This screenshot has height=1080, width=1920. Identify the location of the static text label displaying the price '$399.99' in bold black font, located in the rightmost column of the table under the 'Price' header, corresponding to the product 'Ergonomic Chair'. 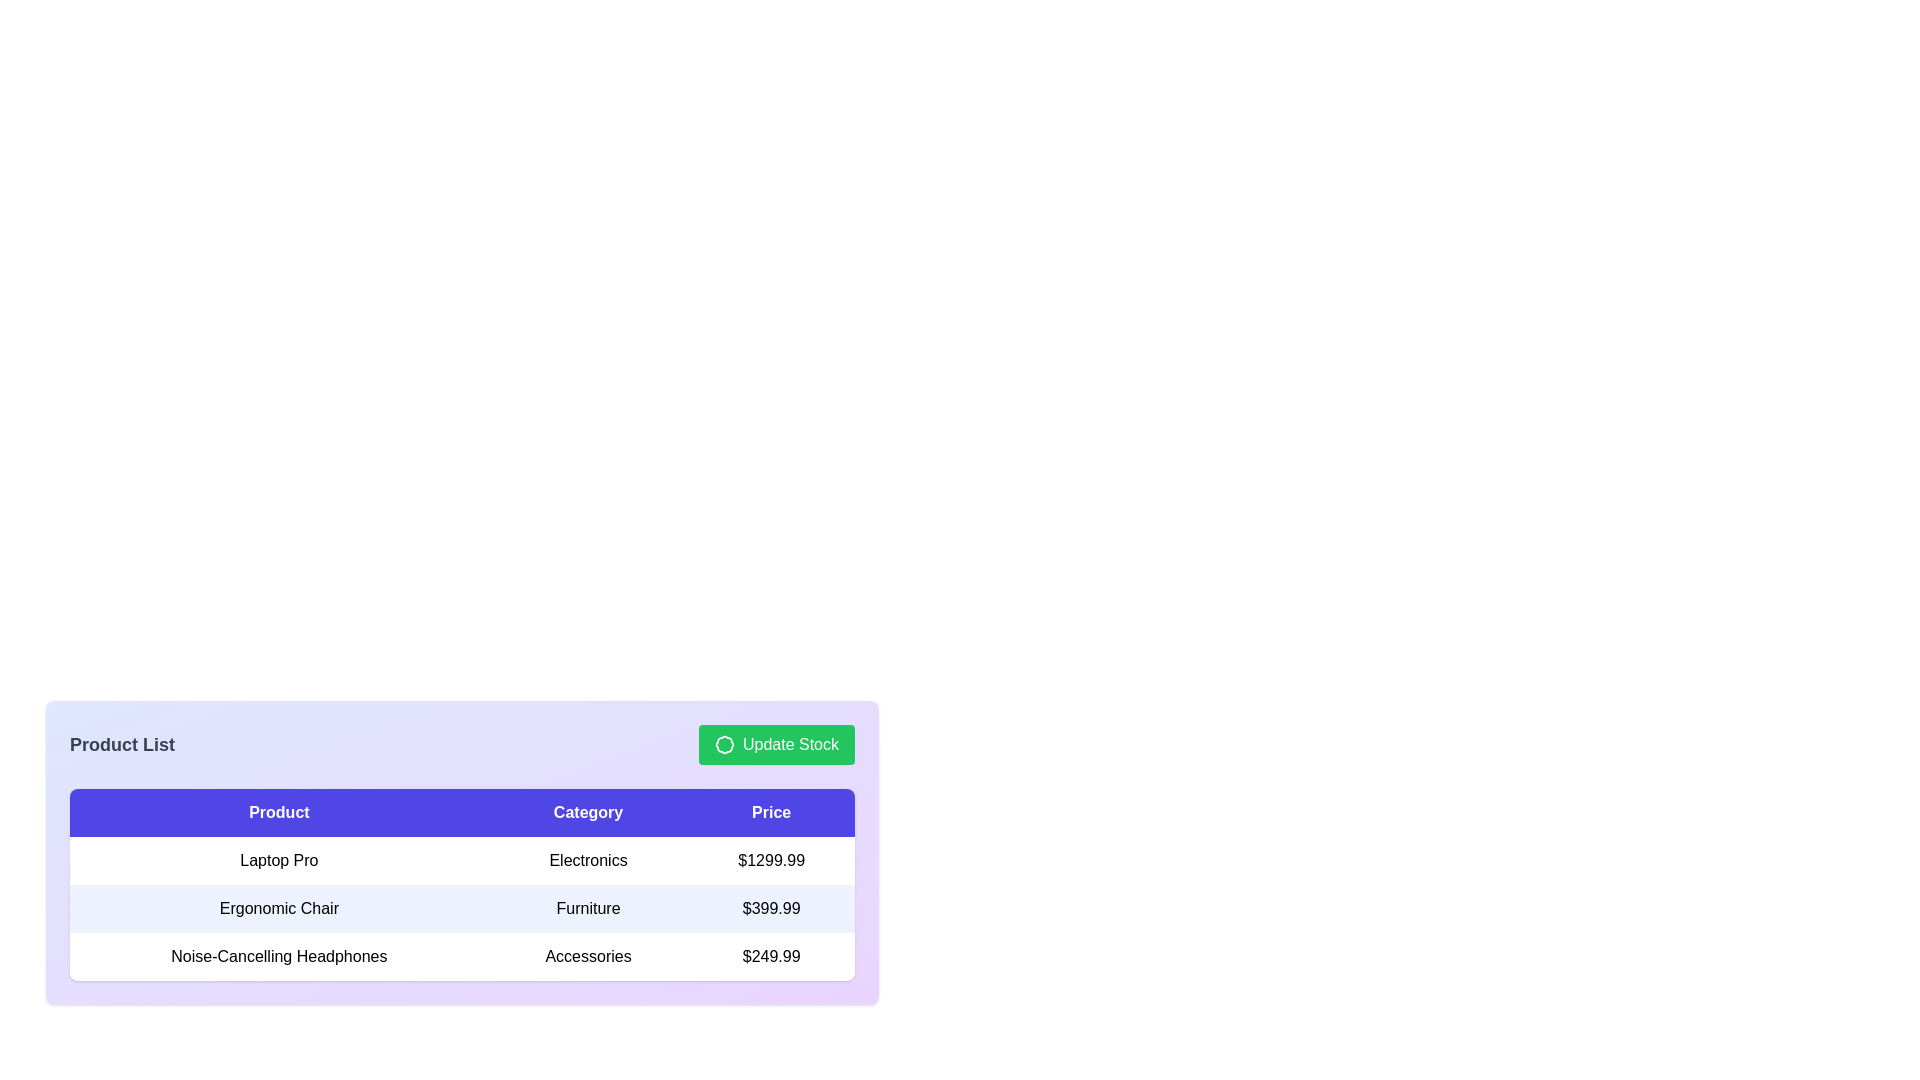
(770, 909).